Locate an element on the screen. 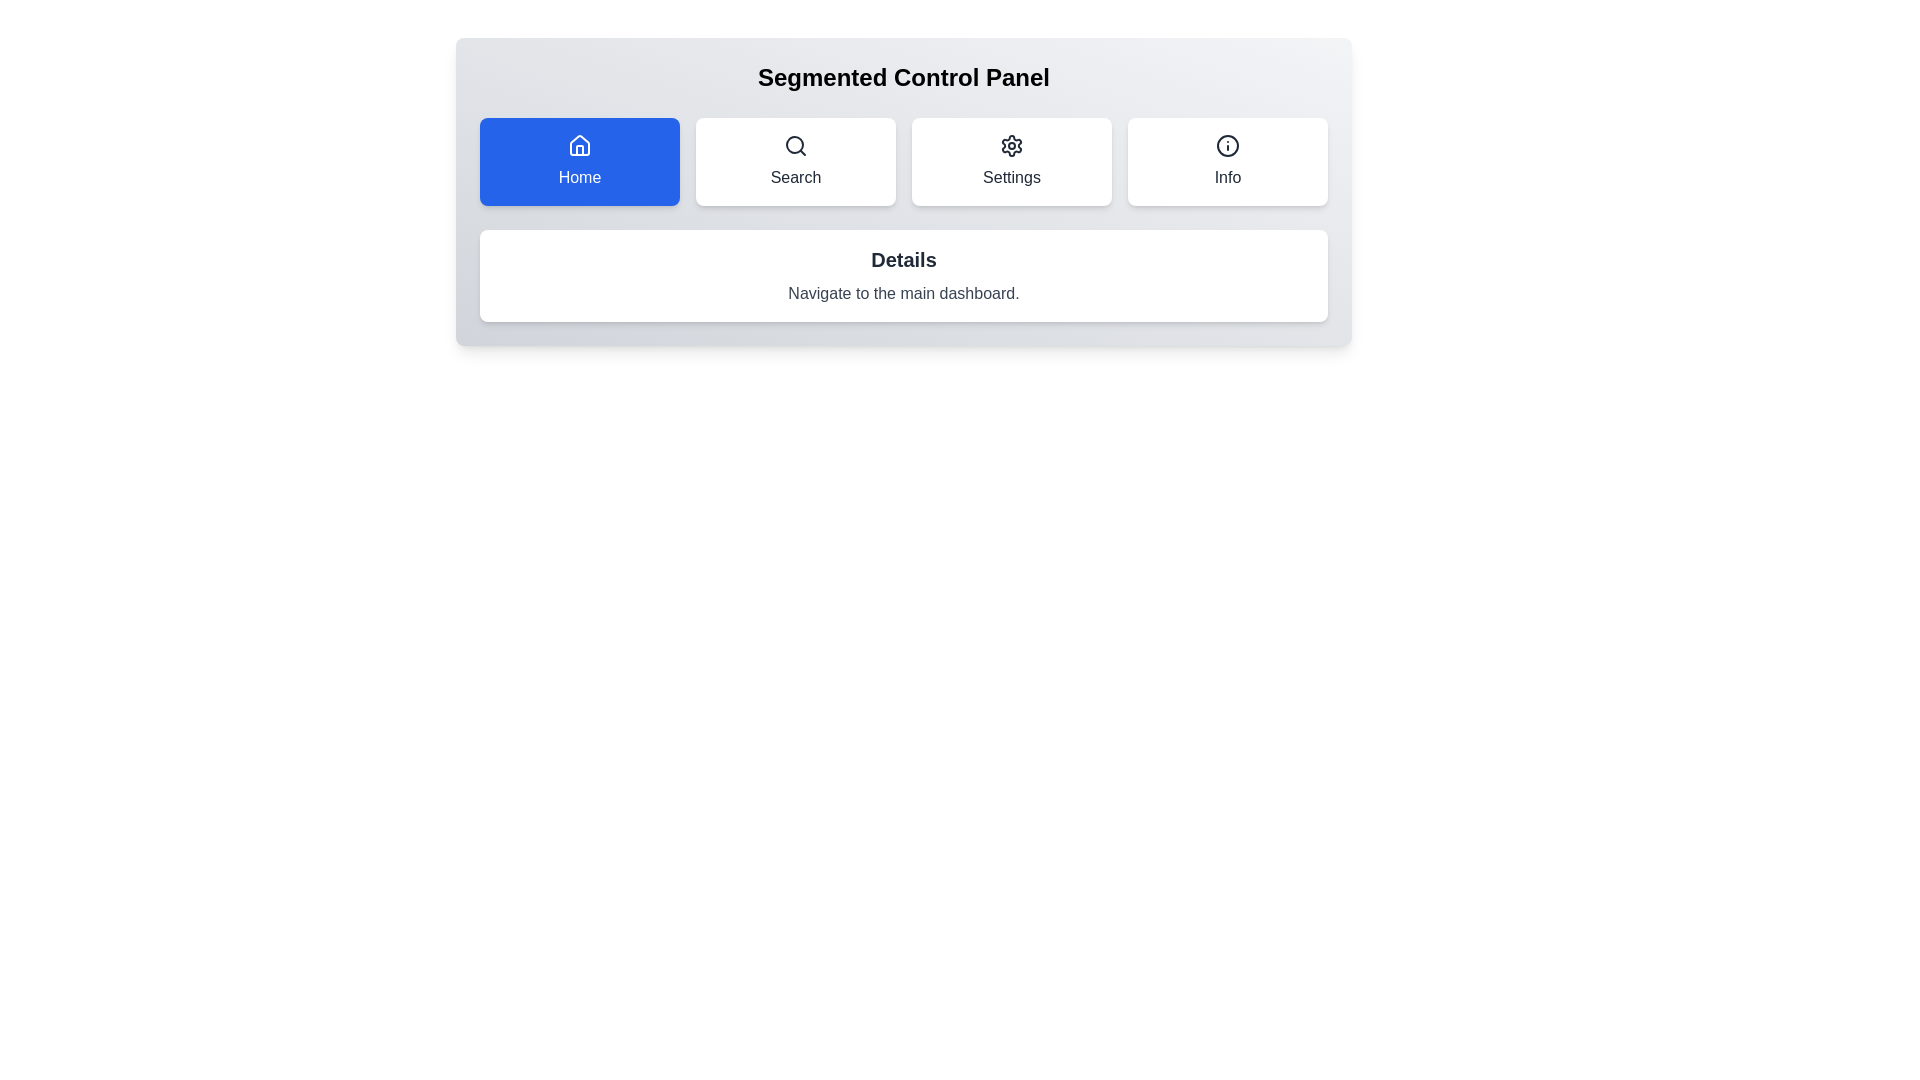  text displayed on the 'Home' navigation button label, which clarifies the button's functionality to navigate to the 'Home' section is located at coordinates (579, 176).